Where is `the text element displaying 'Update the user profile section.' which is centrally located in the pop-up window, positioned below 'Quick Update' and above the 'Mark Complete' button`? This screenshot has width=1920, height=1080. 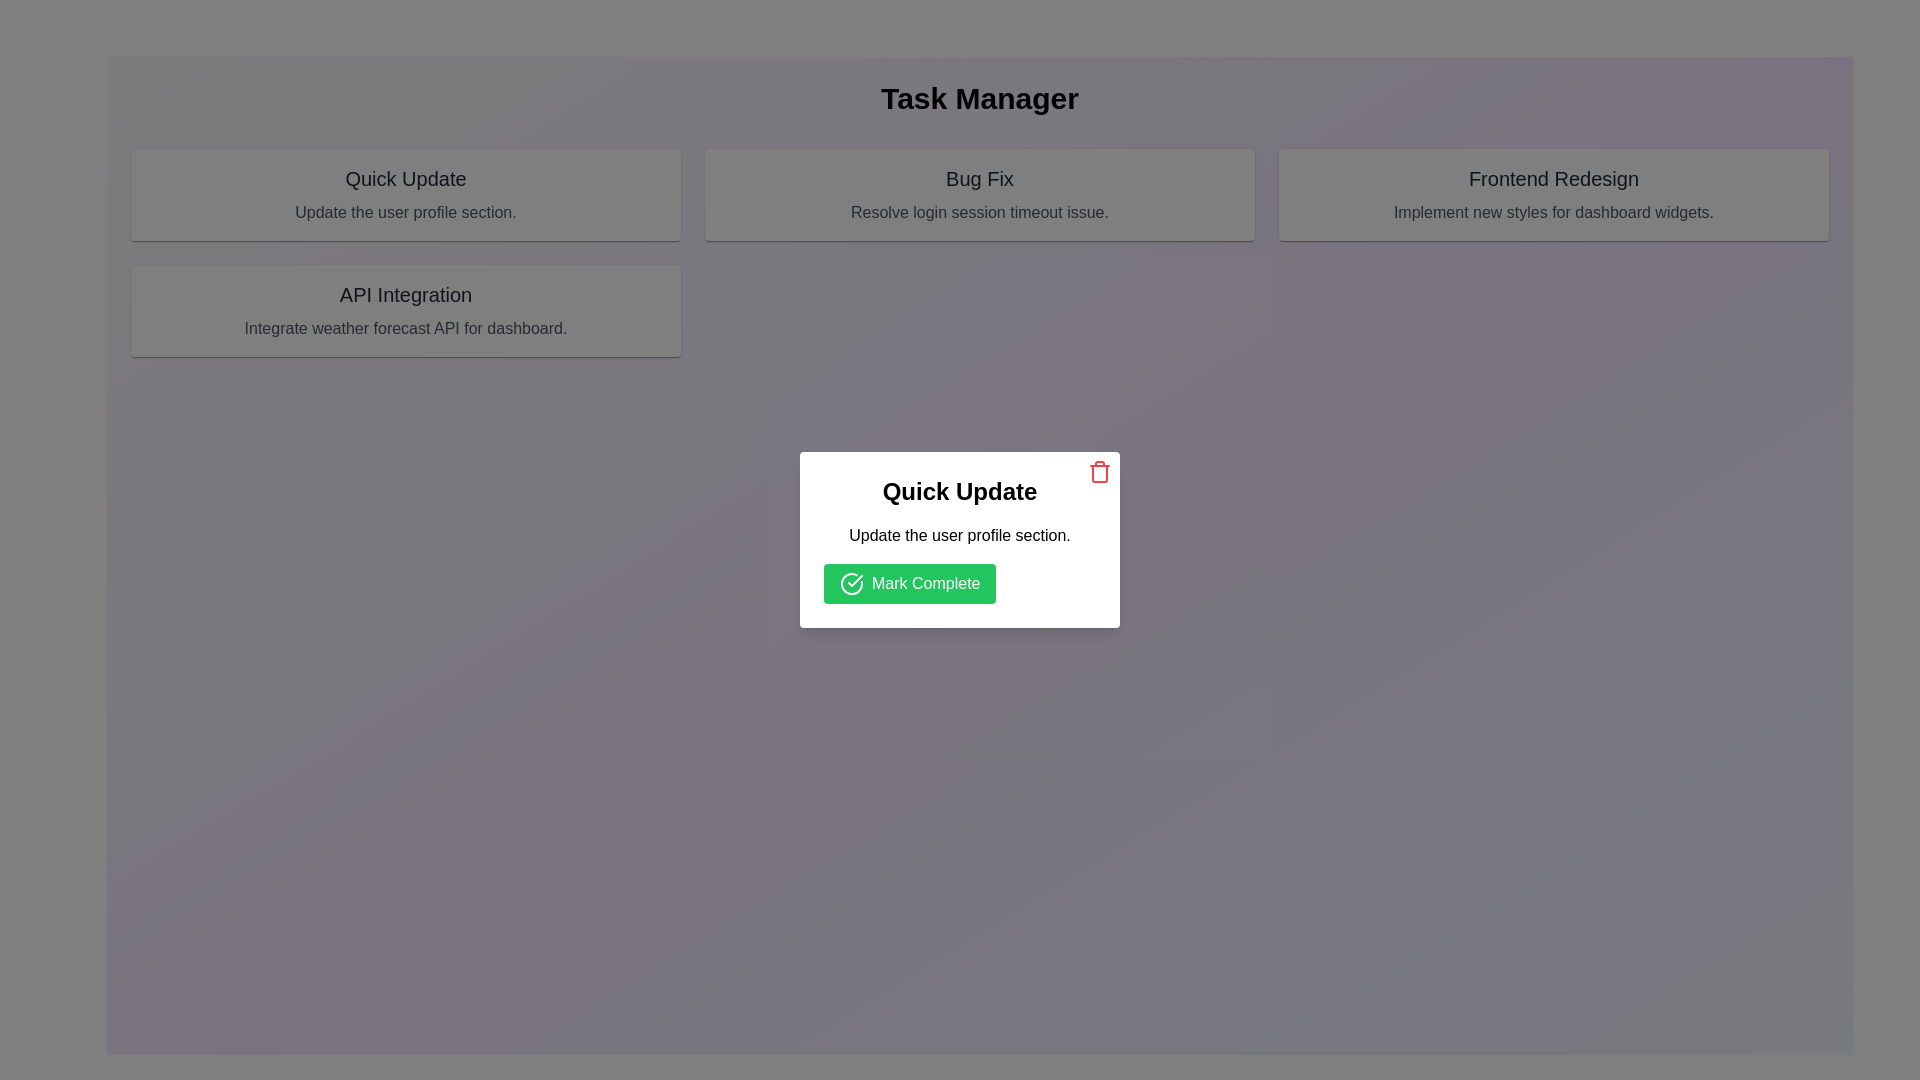 the text element displaying 'Update the user profile section.' which is centrally located in the pop-up window, positioned below 'Quick Update' and above the 'Mark Complete' button is located at coordinates (960, 535).